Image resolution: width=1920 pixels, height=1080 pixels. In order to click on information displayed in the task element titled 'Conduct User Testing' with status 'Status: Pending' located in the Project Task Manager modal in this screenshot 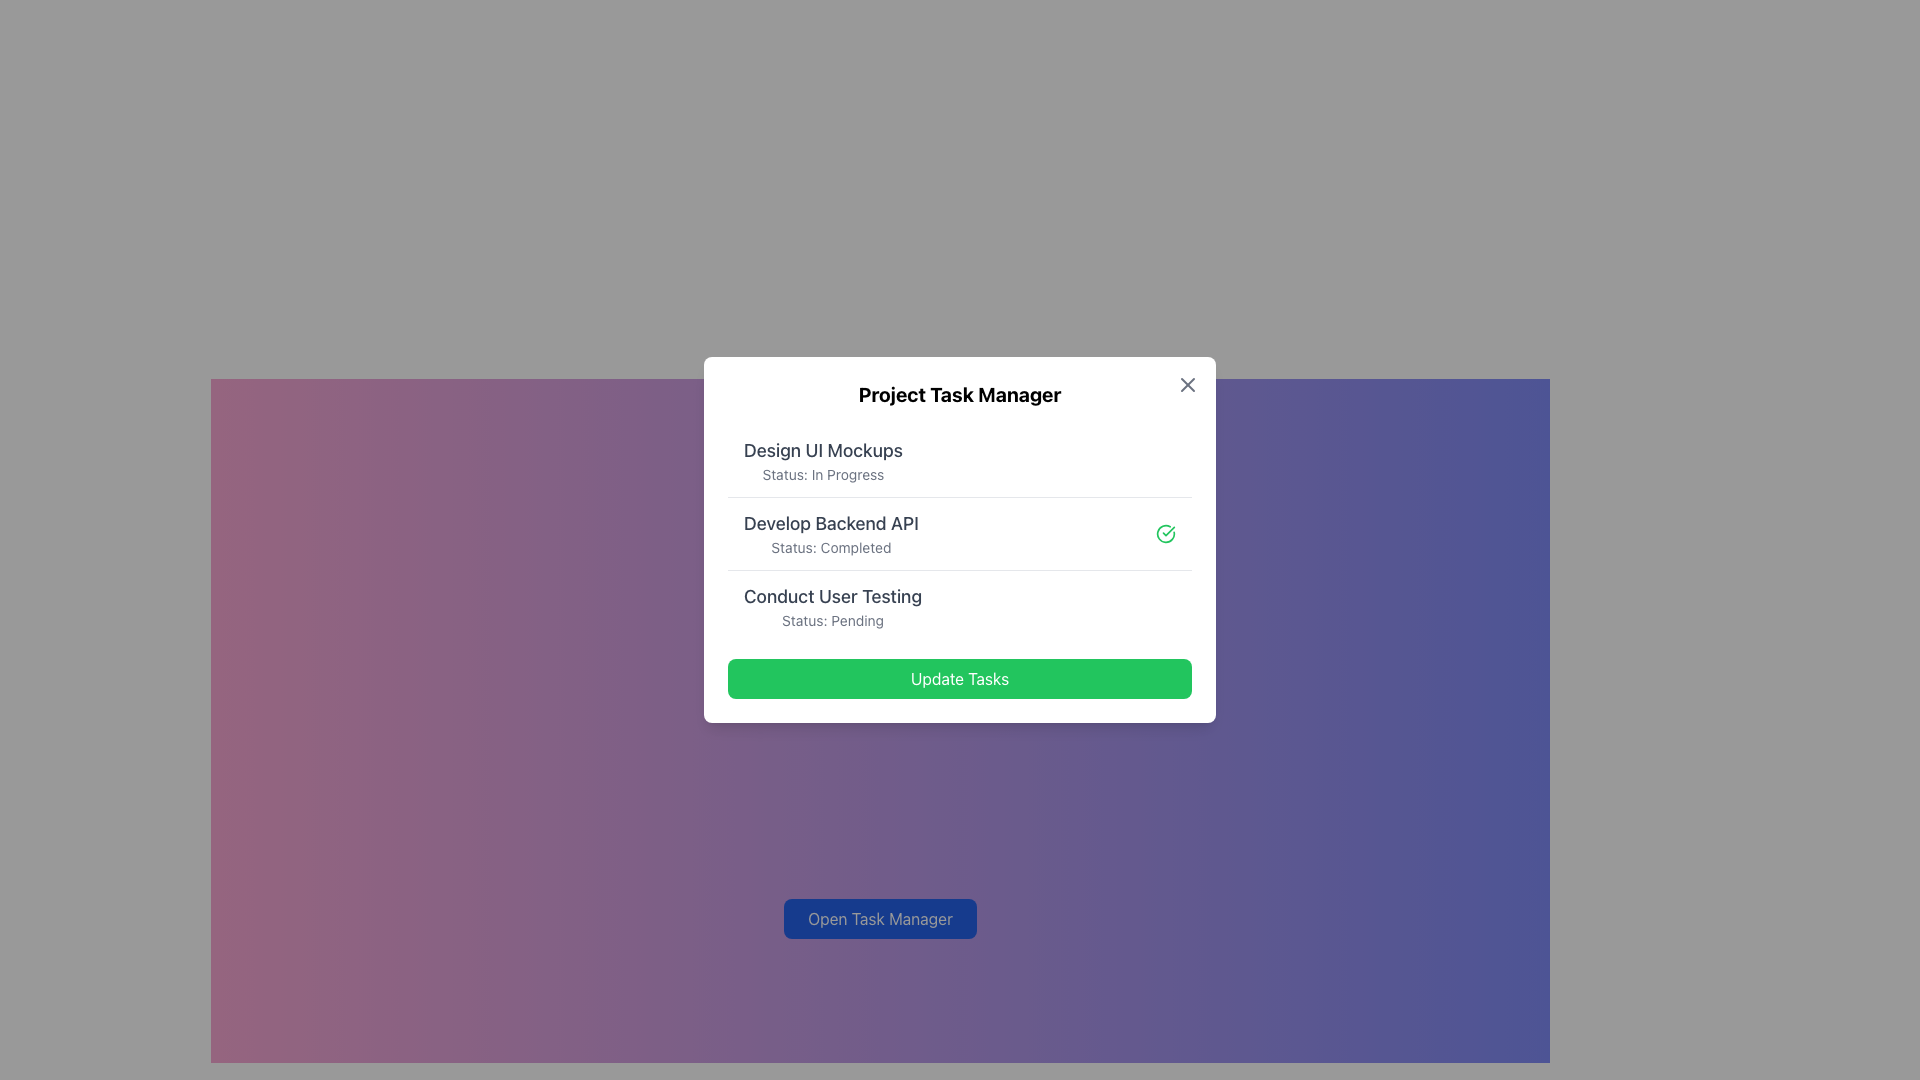, I will do `click(833, 605)`.